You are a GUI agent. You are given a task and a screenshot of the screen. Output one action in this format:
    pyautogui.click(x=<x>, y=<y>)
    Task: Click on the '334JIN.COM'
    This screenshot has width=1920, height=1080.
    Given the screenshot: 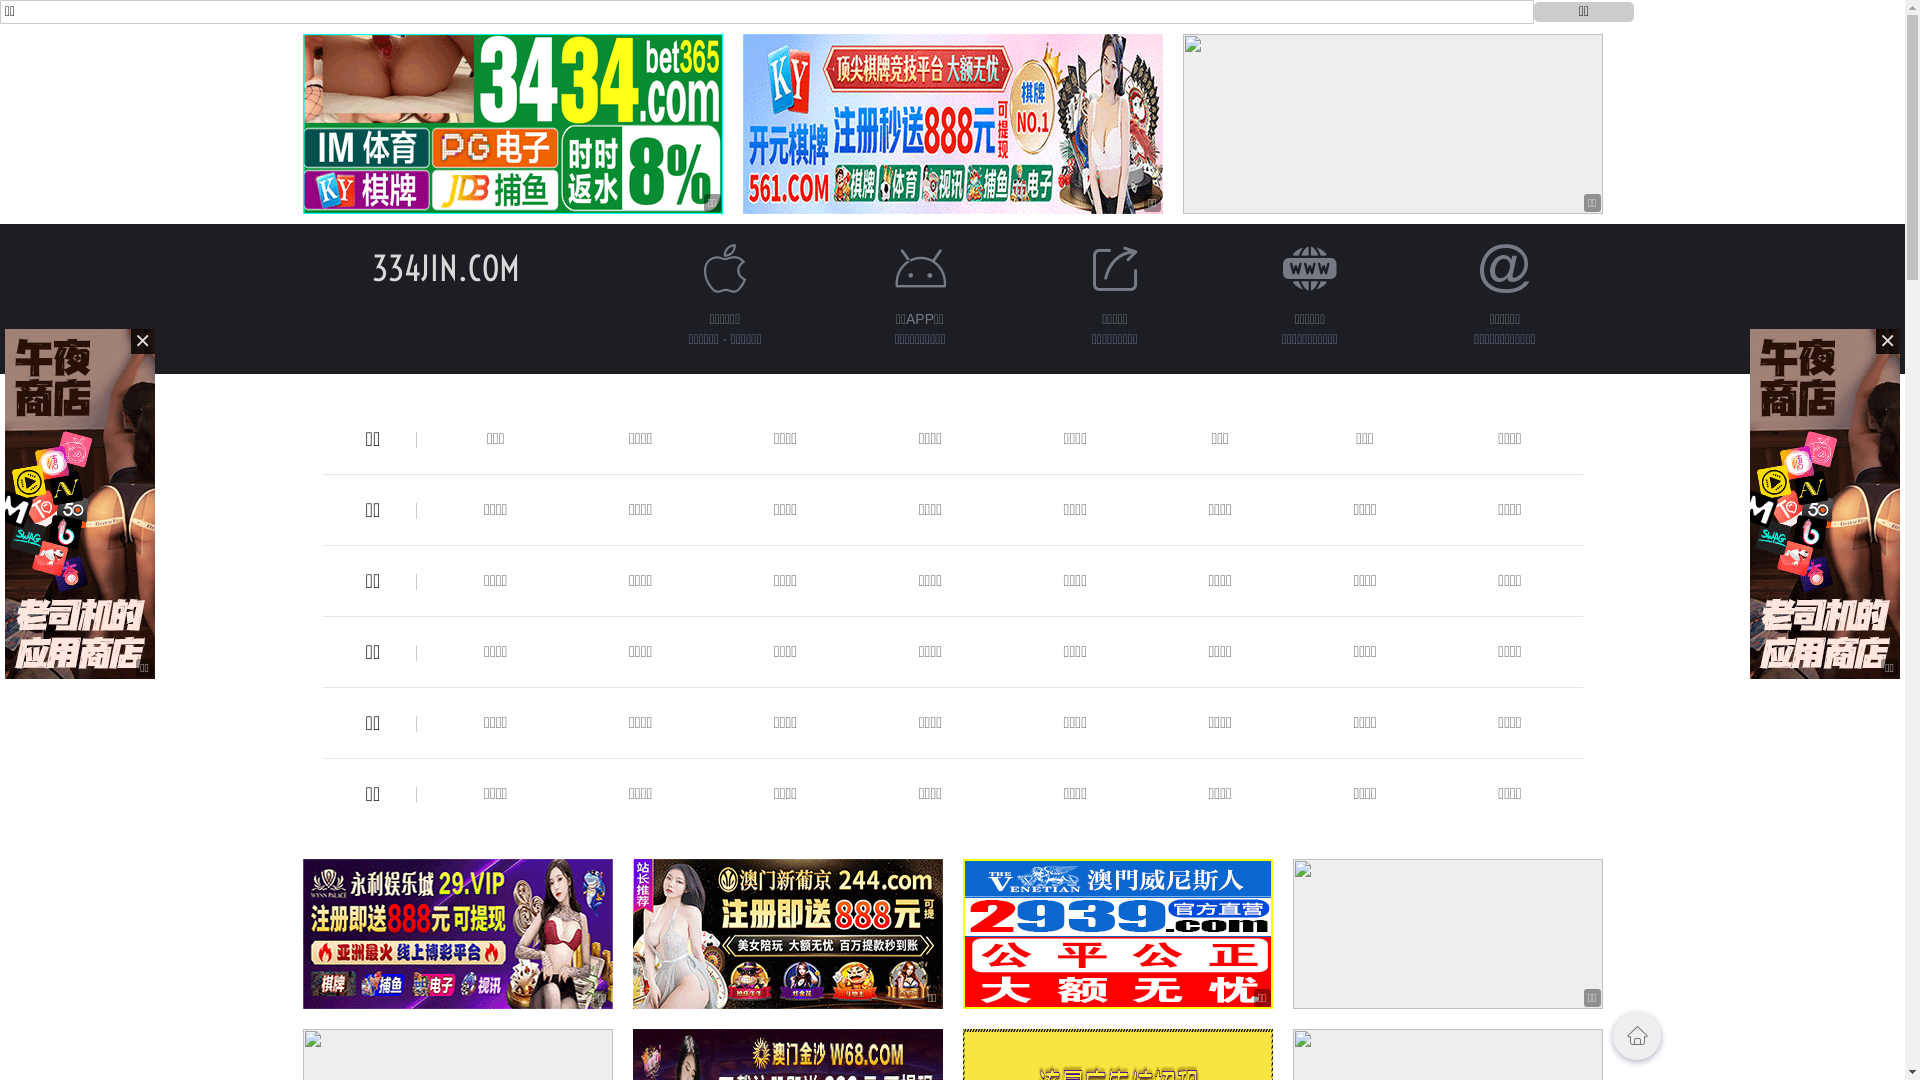 What is the action you would take?
    pyautogui.click(x=372, y=267)
    